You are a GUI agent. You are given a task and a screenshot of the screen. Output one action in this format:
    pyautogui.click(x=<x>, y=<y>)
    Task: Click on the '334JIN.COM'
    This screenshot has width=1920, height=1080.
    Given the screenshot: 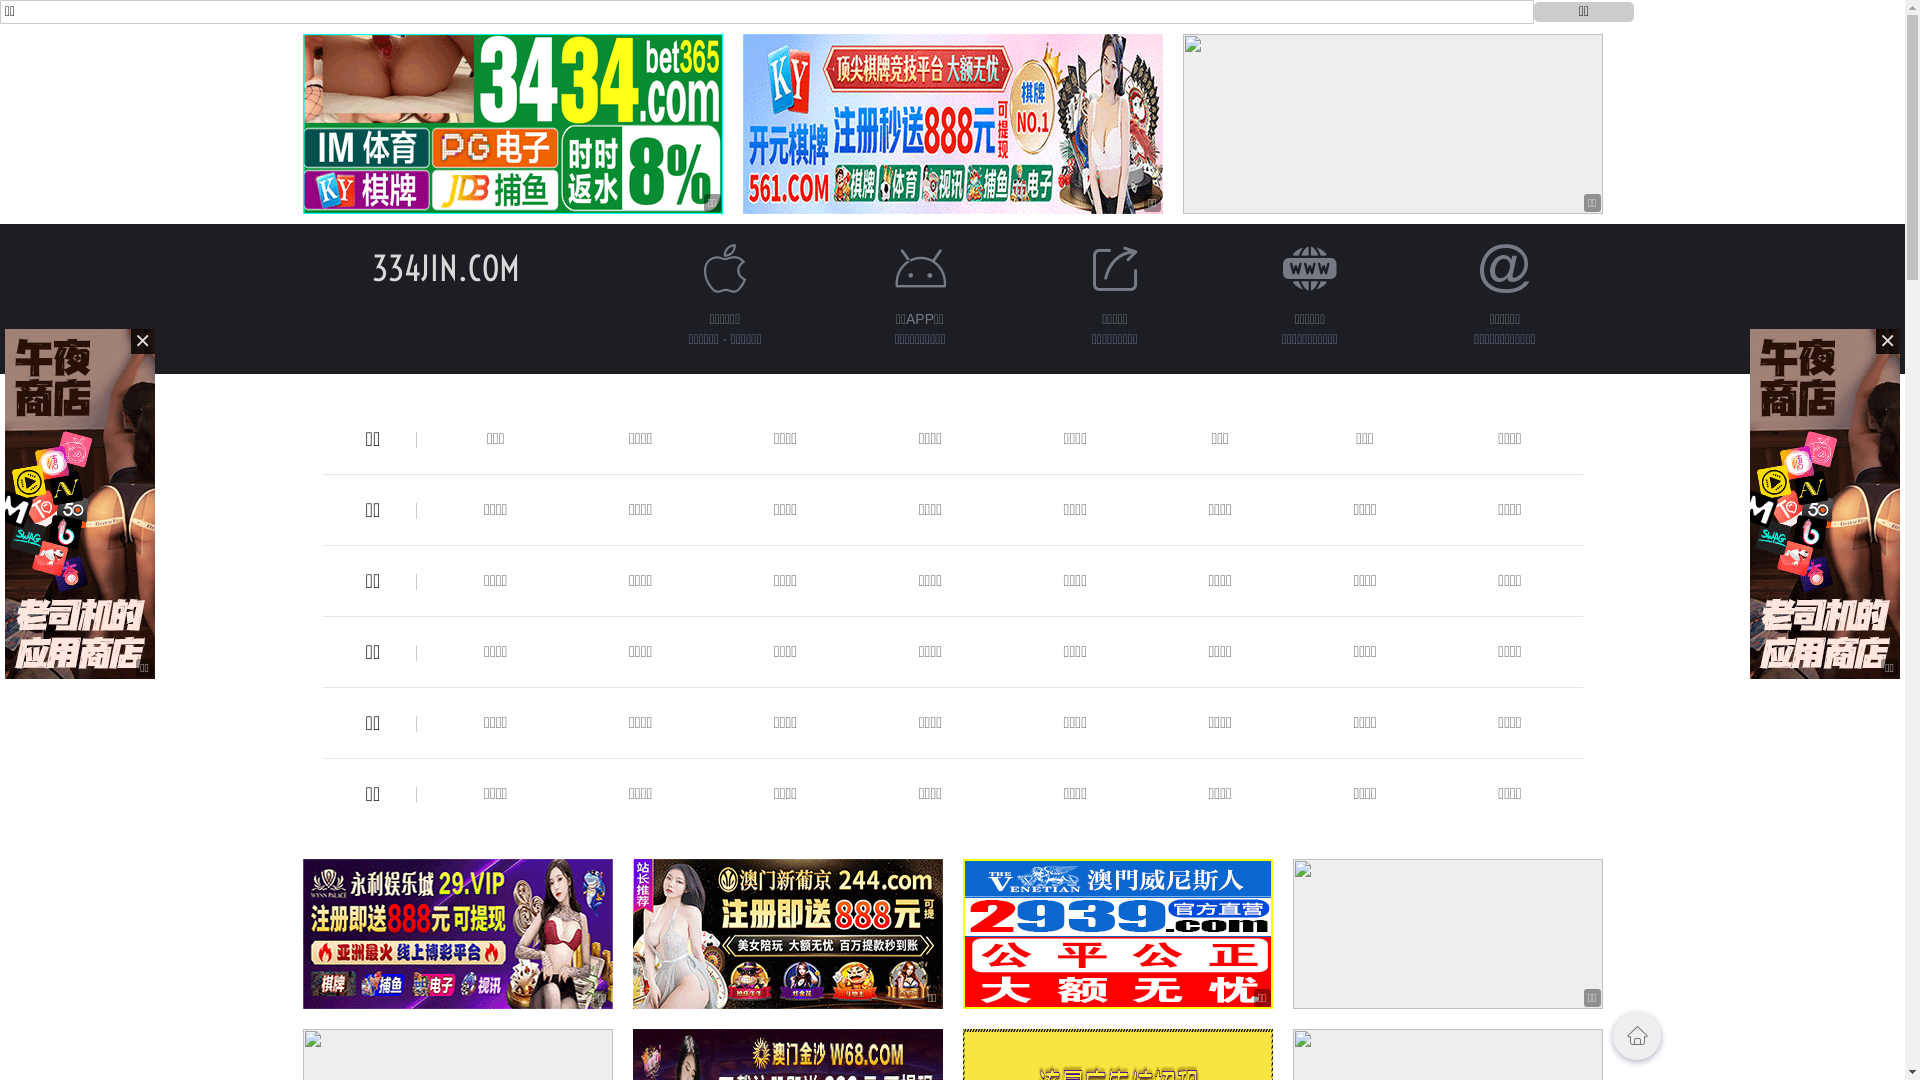 What is the action you would take?
    pyautogui.click(x=372, y=267)
    